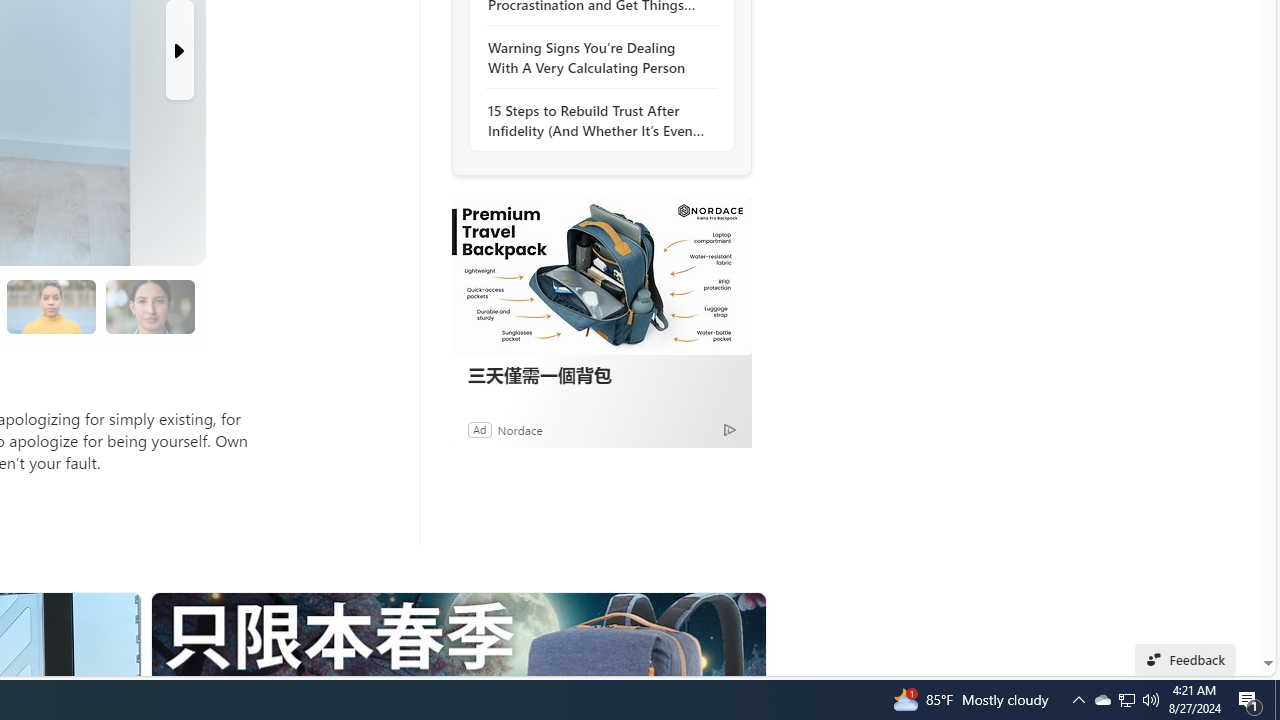 The width and height of the screenshot is (1280, 720). I want to click on 'Class: progress', so click(149, 303).